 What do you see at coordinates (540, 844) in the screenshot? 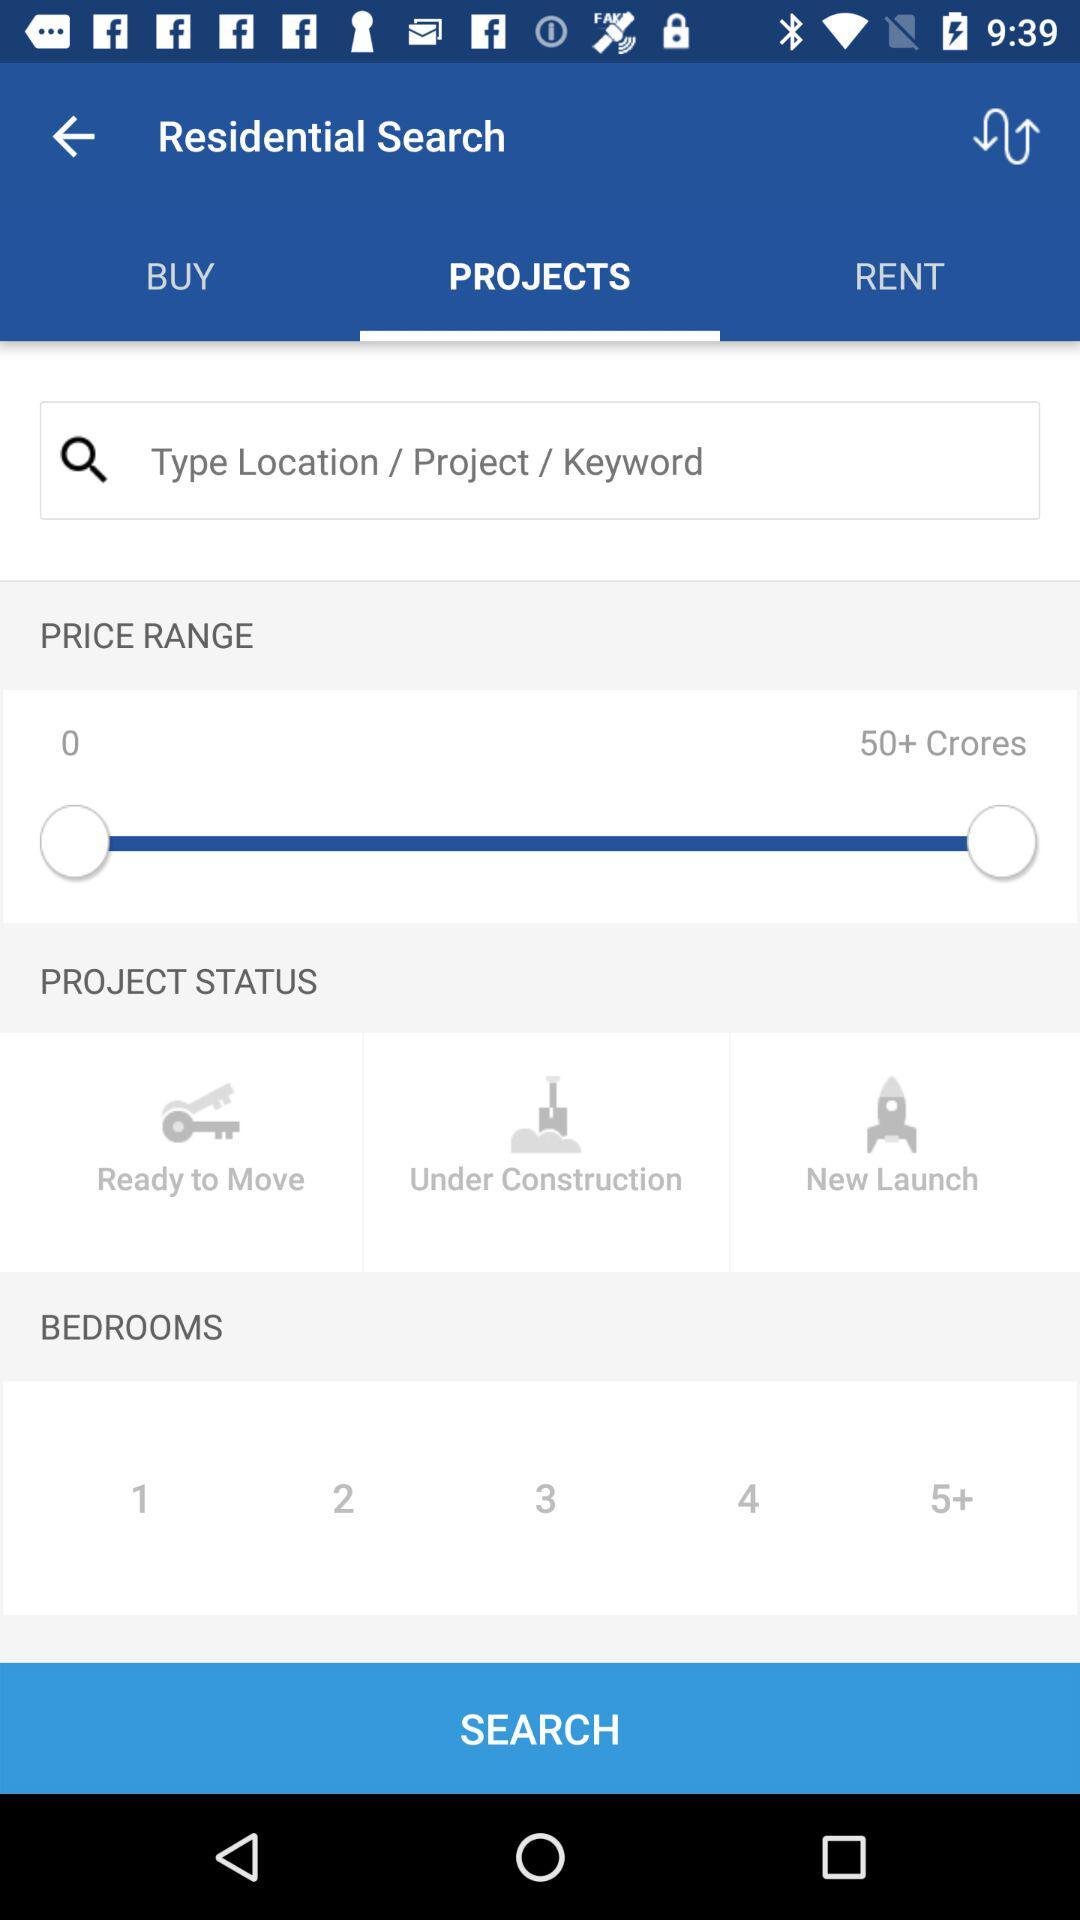
I see `the level slider` at bounding box center [540, 844].